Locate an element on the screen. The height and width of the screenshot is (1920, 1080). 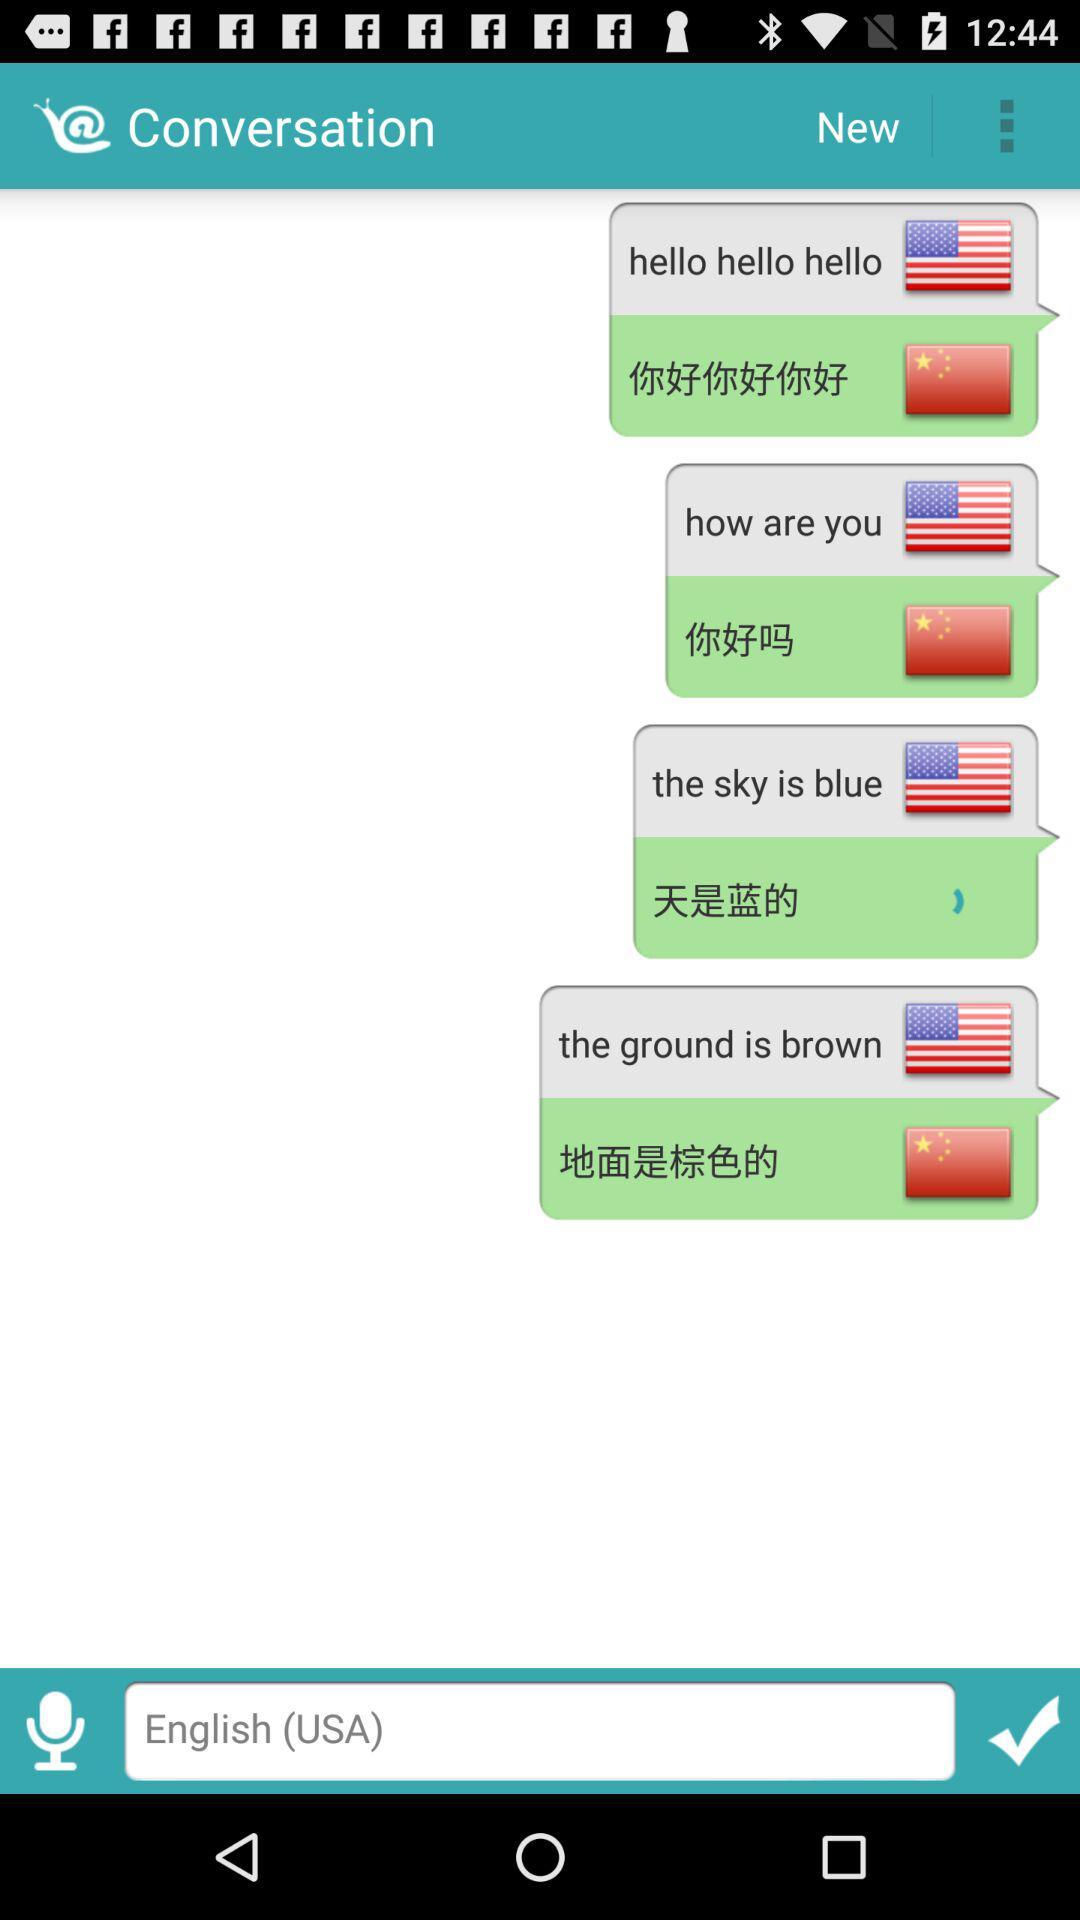
voice recording is located at coordinates (54, 1730).